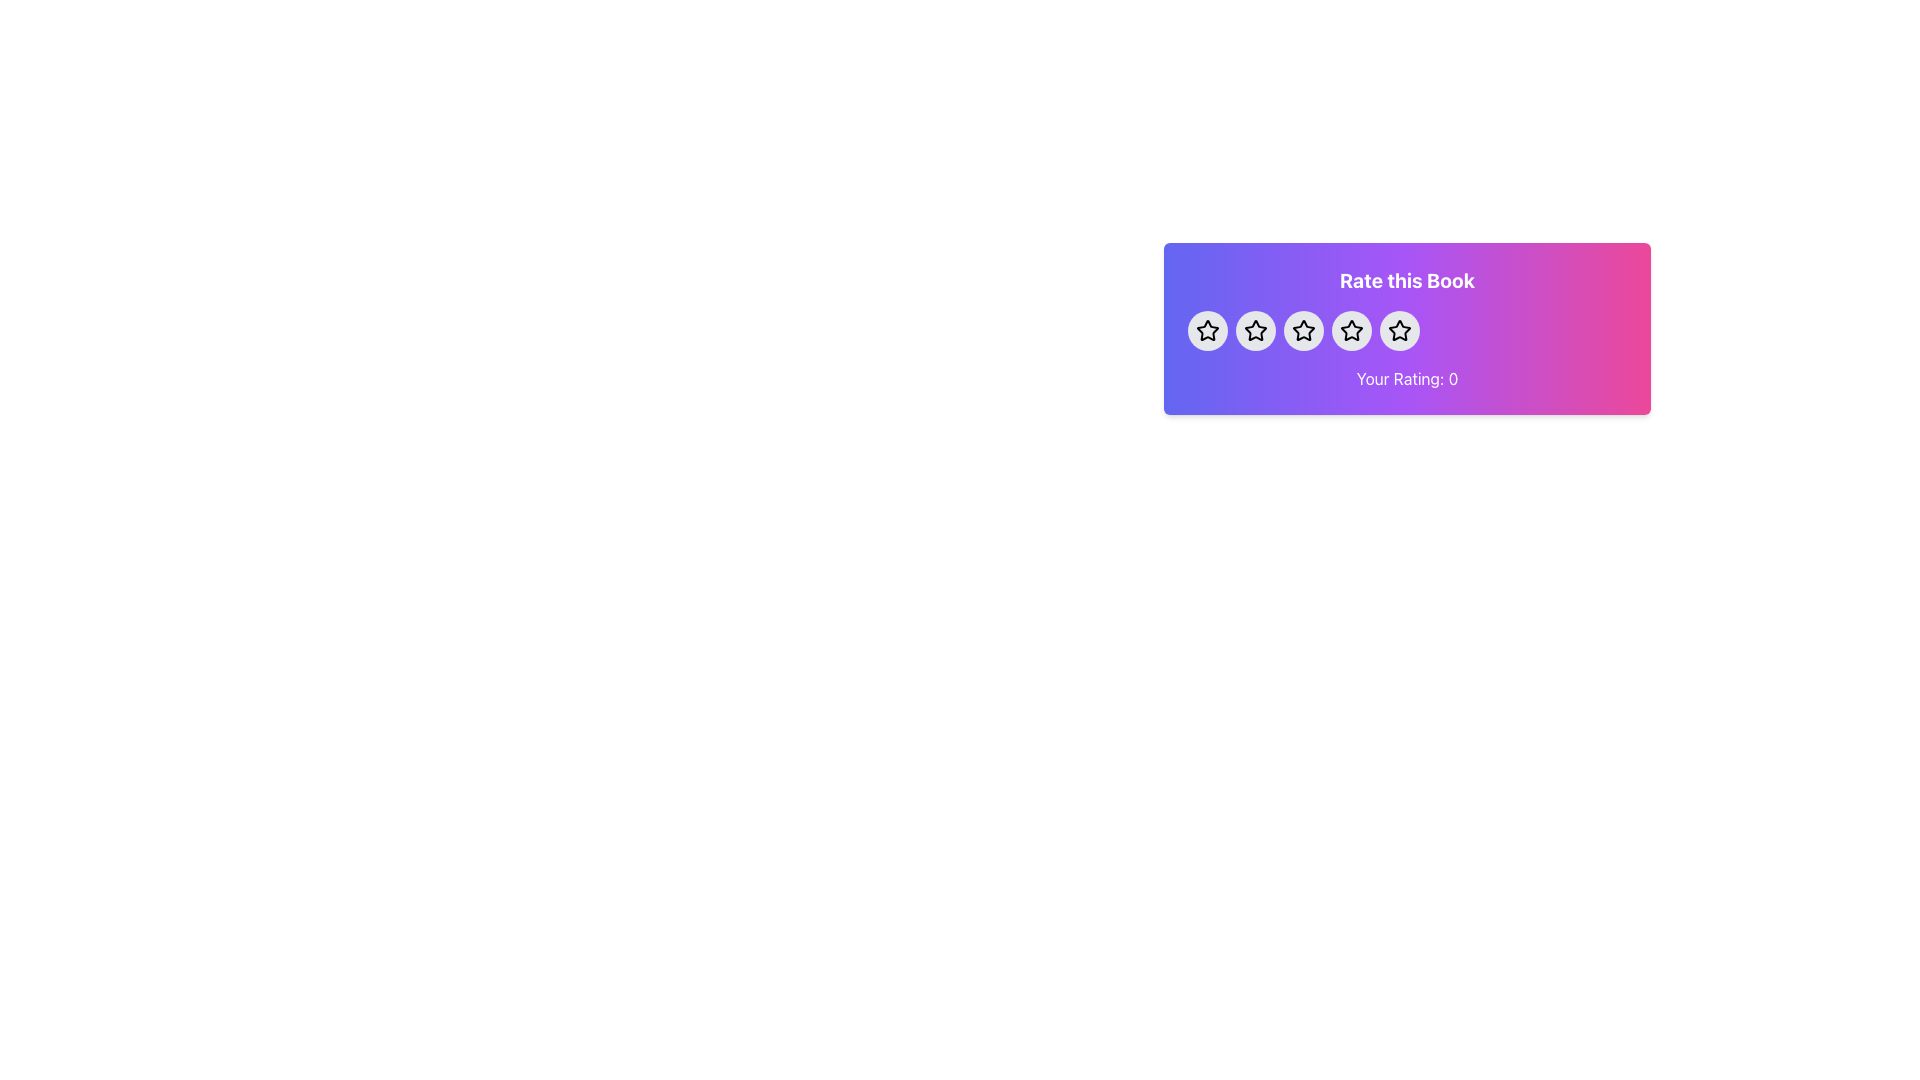 The width and height of the screenshot is (1920, 1080). What do you see at coordinates (1255, 330) in the screenshot?
I see `the circular button with a light gray background and a black star-shaped icon, located in the row of buttons under the title 'Rate this Book'` at bounding box center [1255, 330].